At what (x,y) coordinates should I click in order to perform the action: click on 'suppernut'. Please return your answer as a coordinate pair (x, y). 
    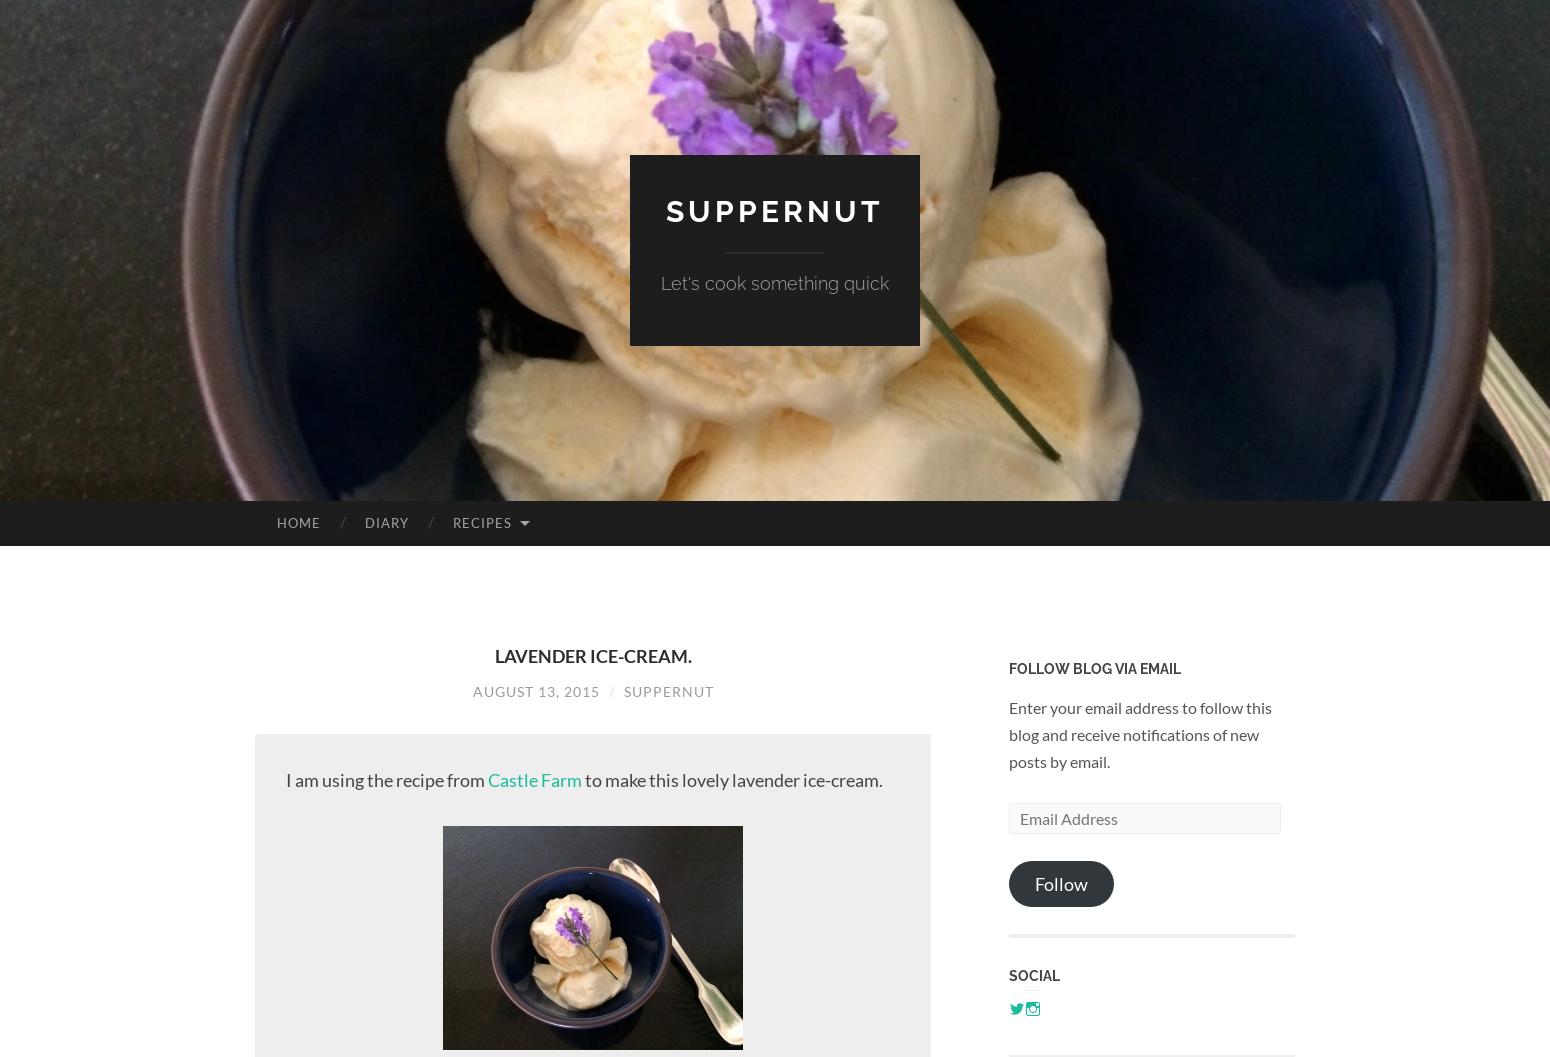
    Looking at the image, I should click on (775, 210).